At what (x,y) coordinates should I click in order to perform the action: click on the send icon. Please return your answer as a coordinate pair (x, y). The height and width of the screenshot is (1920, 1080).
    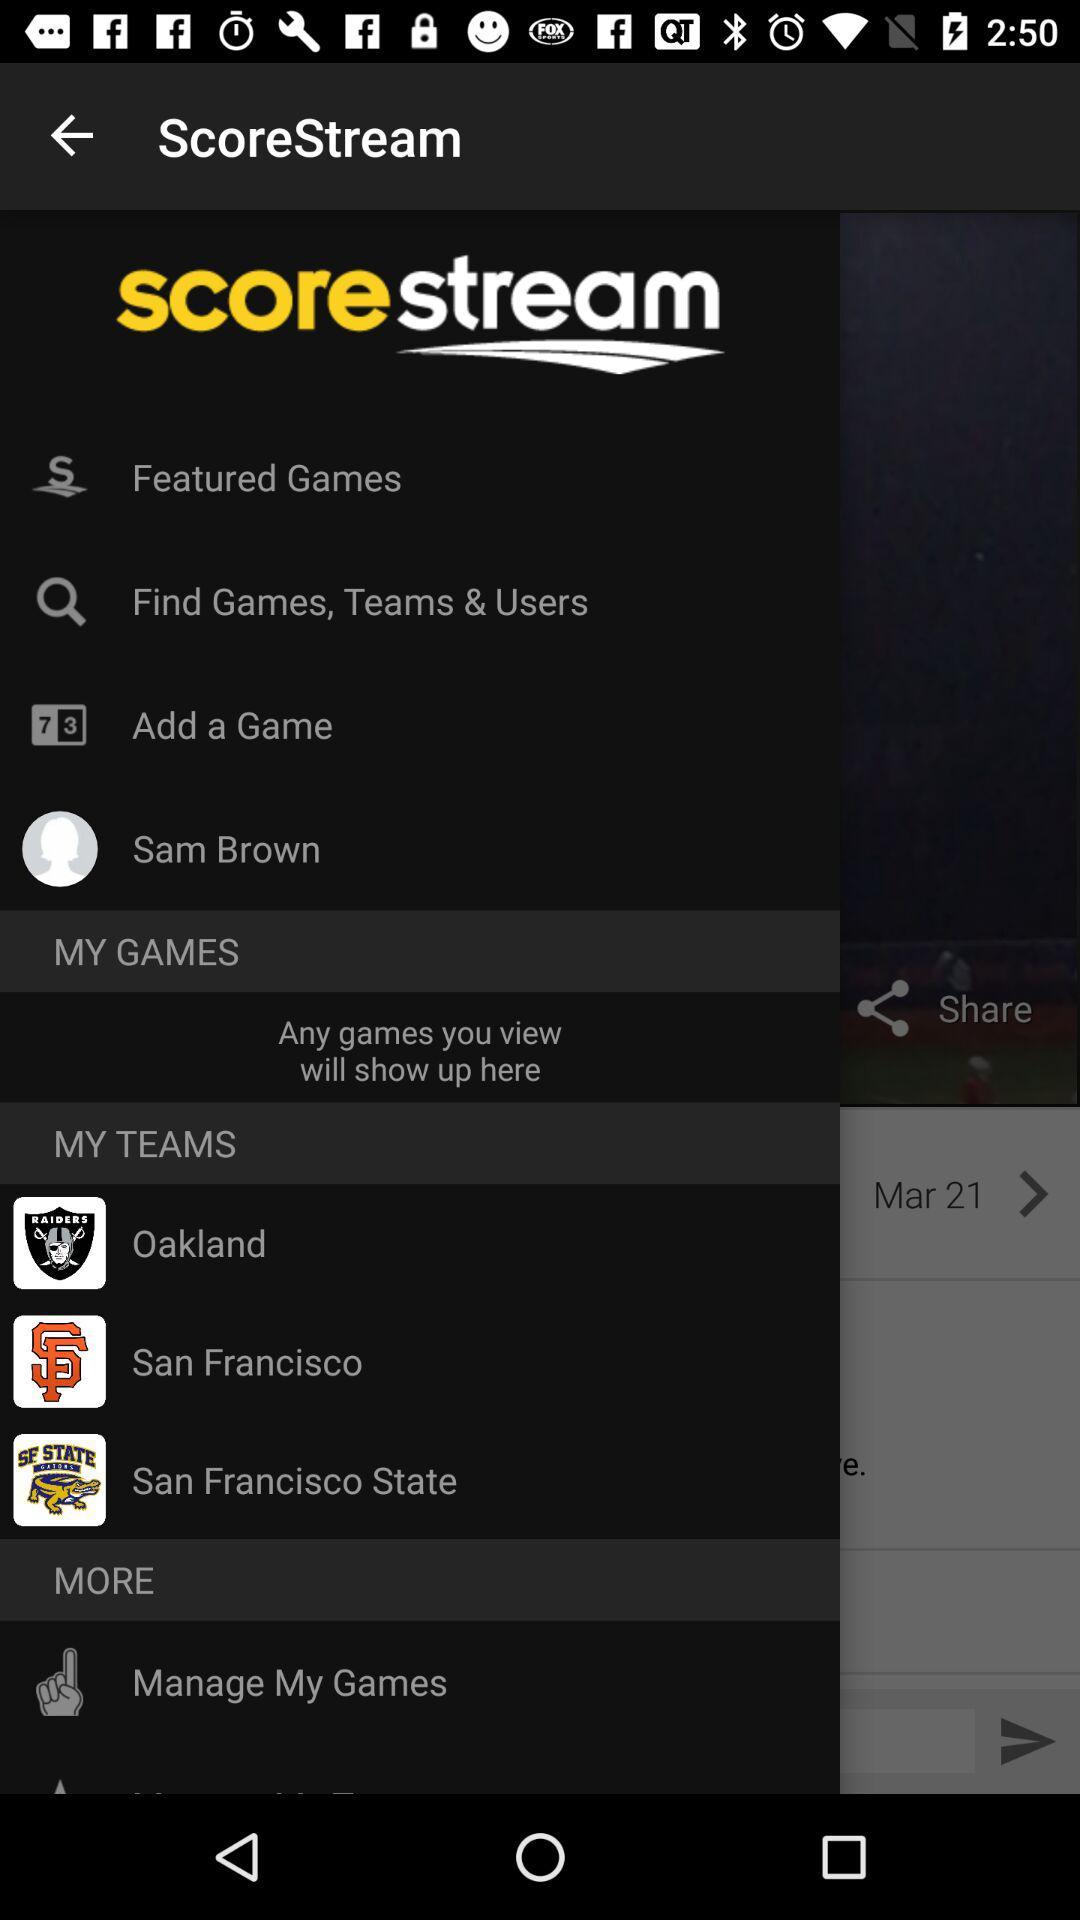
    Looking at the image, I should click on (1027, 1740).